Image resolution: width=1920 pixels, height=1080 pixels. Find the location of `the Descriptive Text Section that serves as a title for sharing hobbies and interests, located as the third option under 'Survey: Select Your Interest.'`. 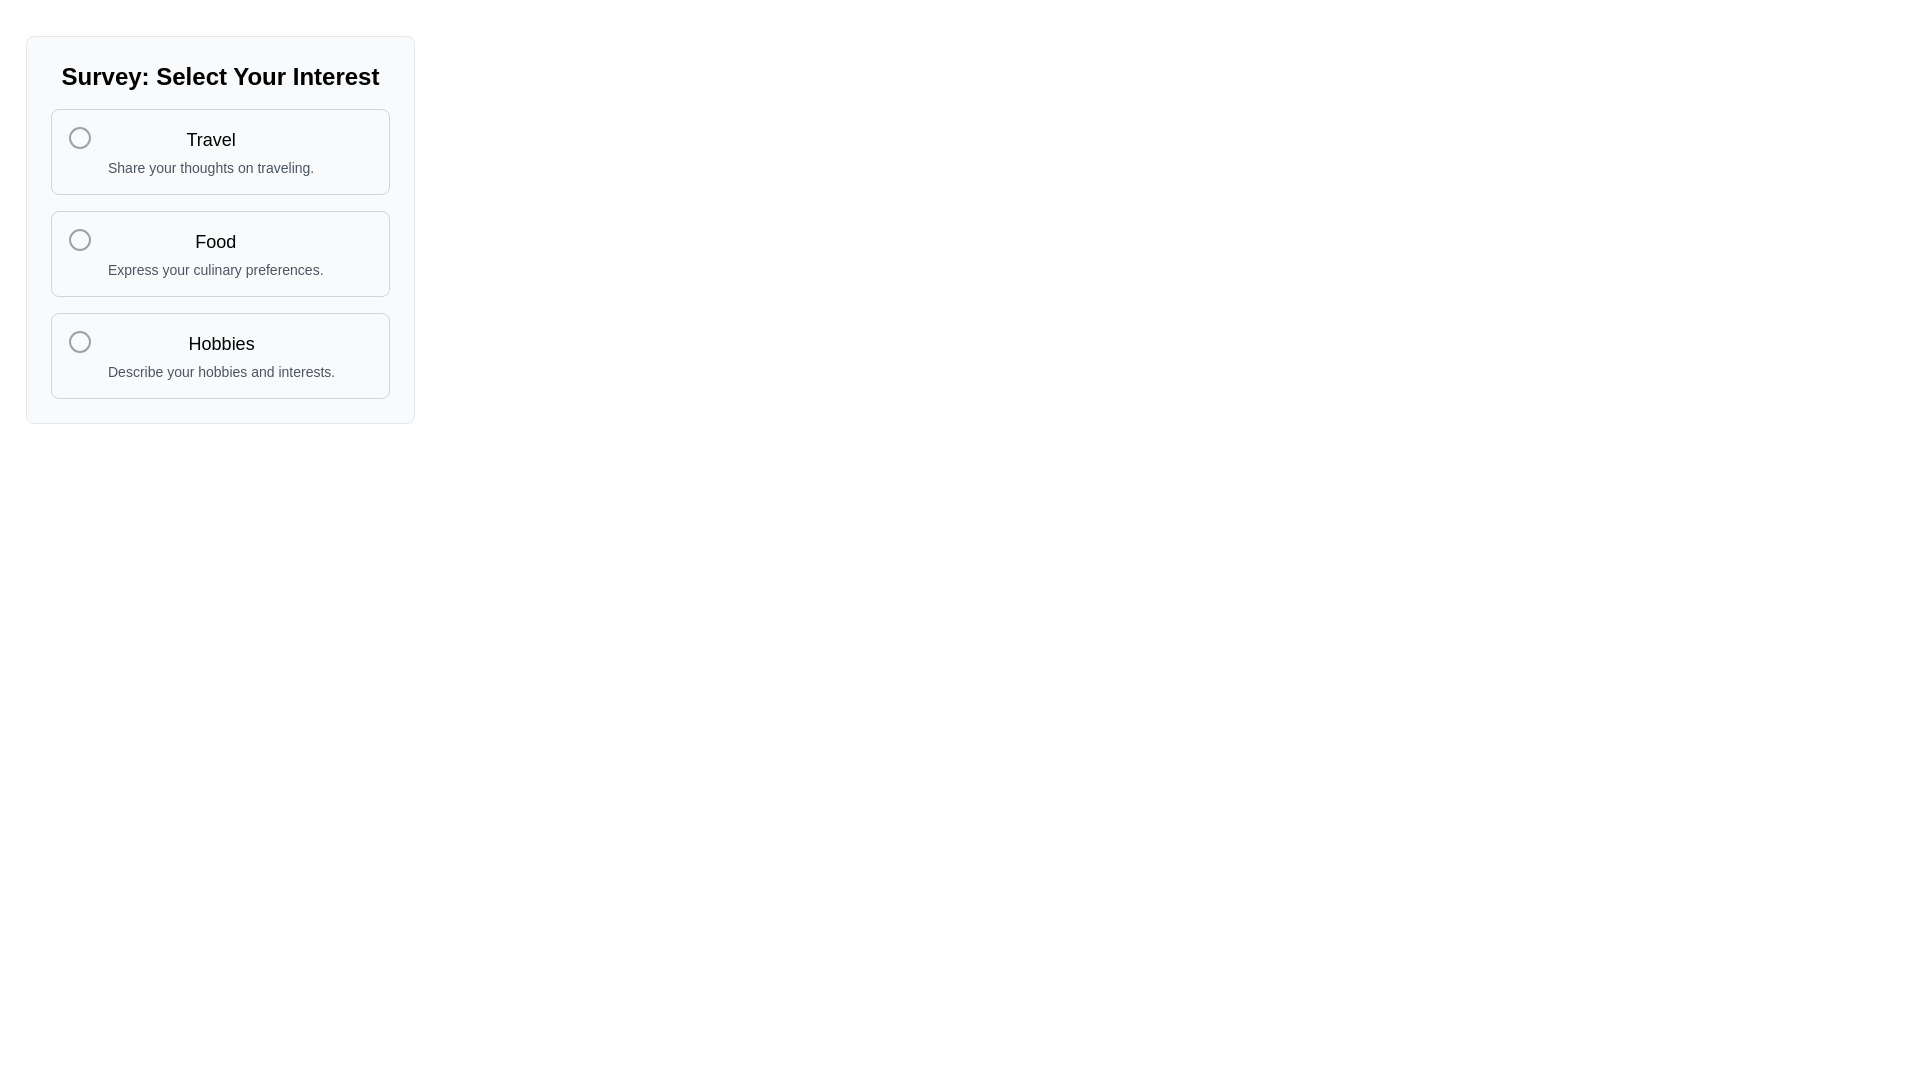

the Descriptive Text Section that serves as a title for sharing hobbies and interests, located as the third option under 'Survey: Select Your Interest.' is located at coordinates (221, 354).